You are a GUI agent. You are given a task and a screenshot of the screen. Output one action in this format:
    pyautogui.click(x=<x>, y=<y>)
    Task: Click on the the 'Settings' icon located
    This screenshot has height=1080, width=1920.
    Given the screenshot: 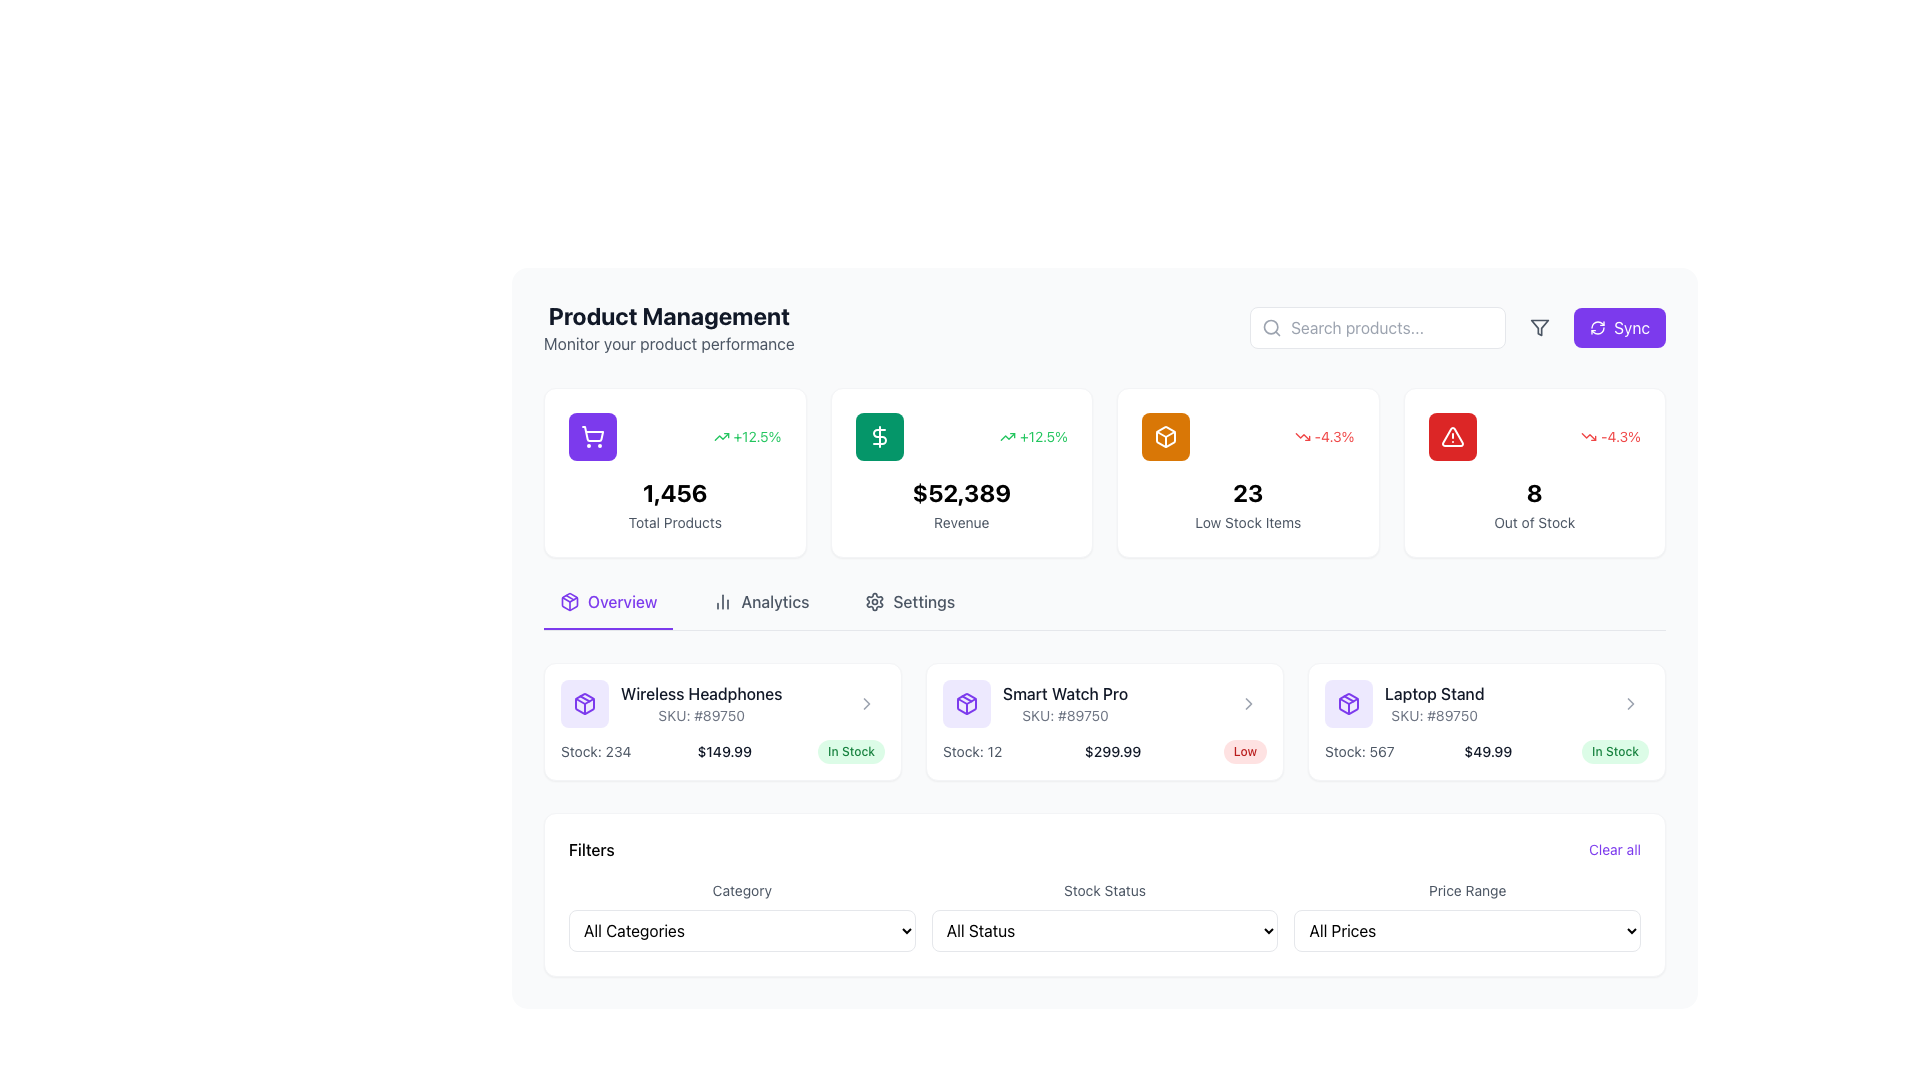 What is the action you would take?
    pyautogui.click(x=875, y=600)
    